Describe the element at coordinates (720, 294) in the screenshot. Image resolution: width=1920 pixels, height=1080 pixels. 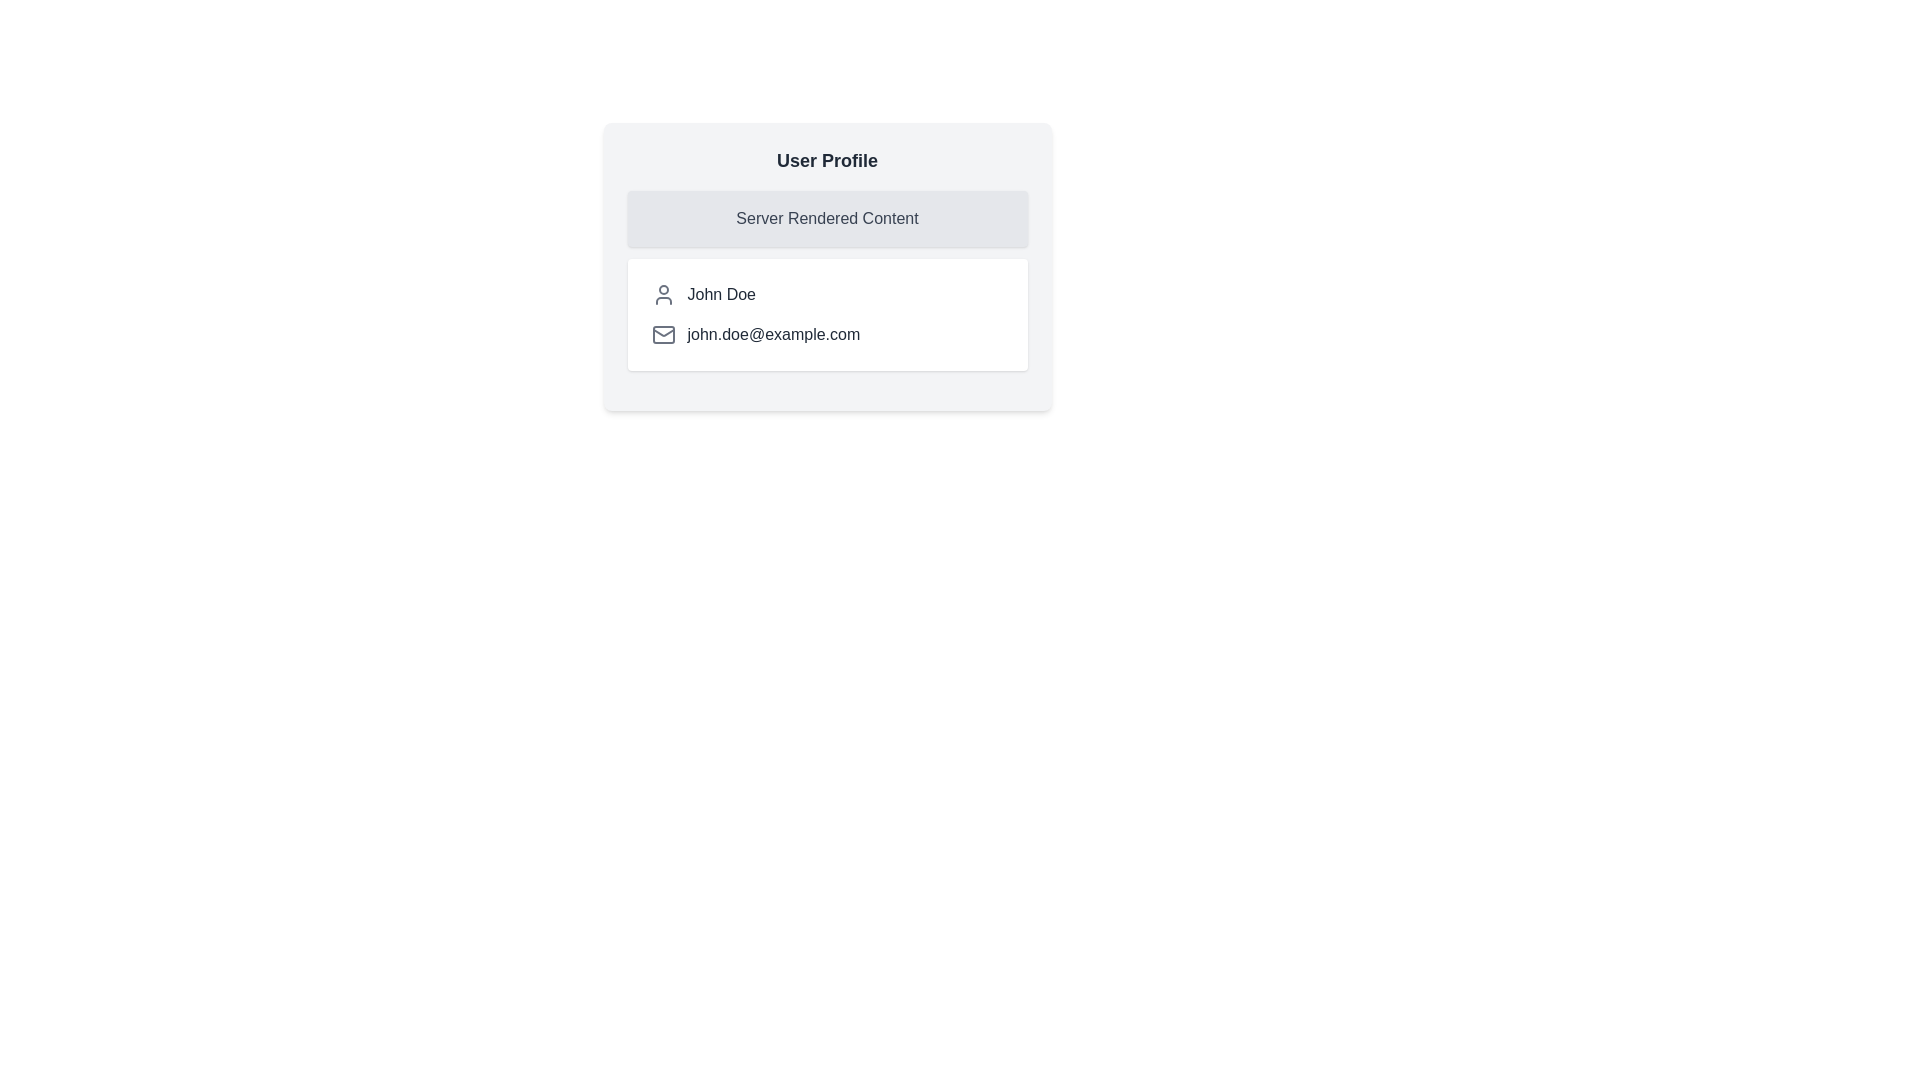
I see `the text display element showing the name 'John Doe', which is styled in dark gray sans-serif font and positioned to the right of a user icon` at that location.